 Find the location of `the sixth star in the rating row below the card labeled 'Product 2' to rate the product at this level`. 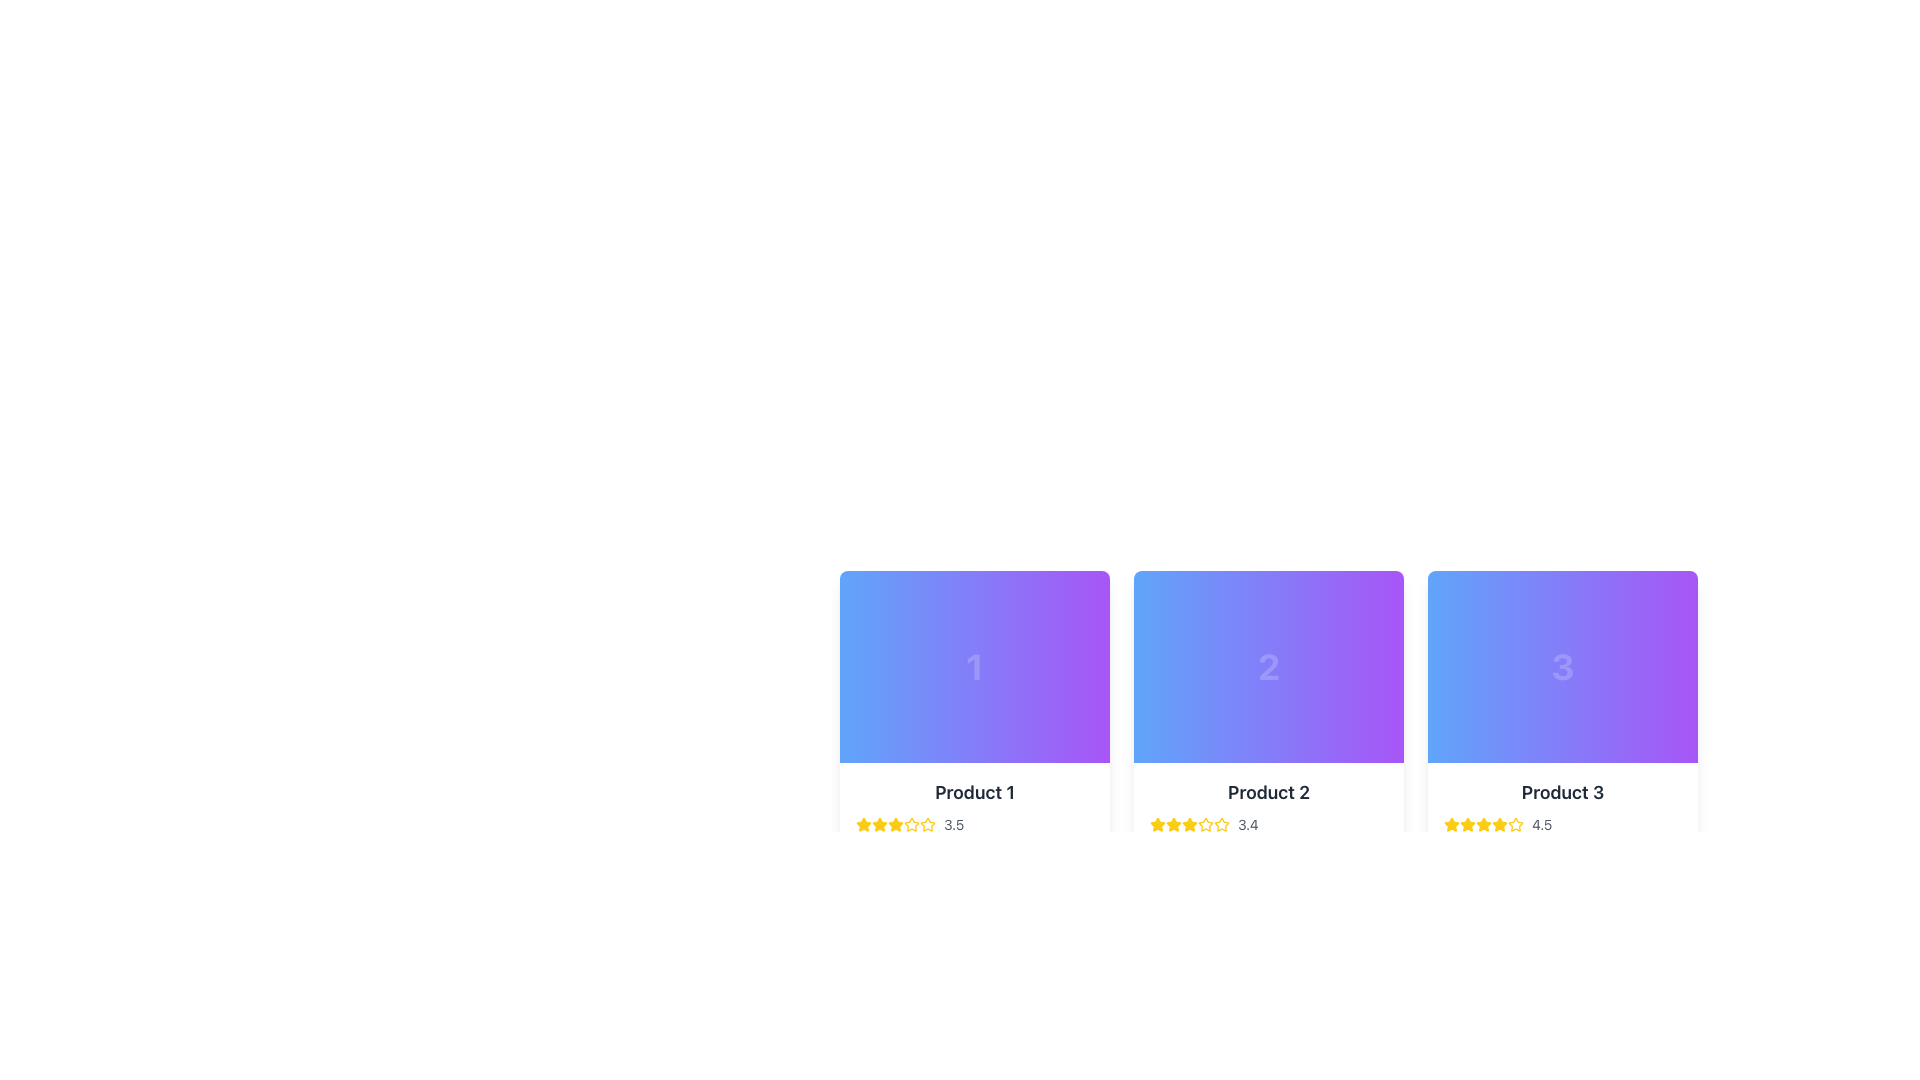

the sixth star in the rating row below the card labeled 'Product 2' to rate the product at this level is located at coordinates (1204, 825).